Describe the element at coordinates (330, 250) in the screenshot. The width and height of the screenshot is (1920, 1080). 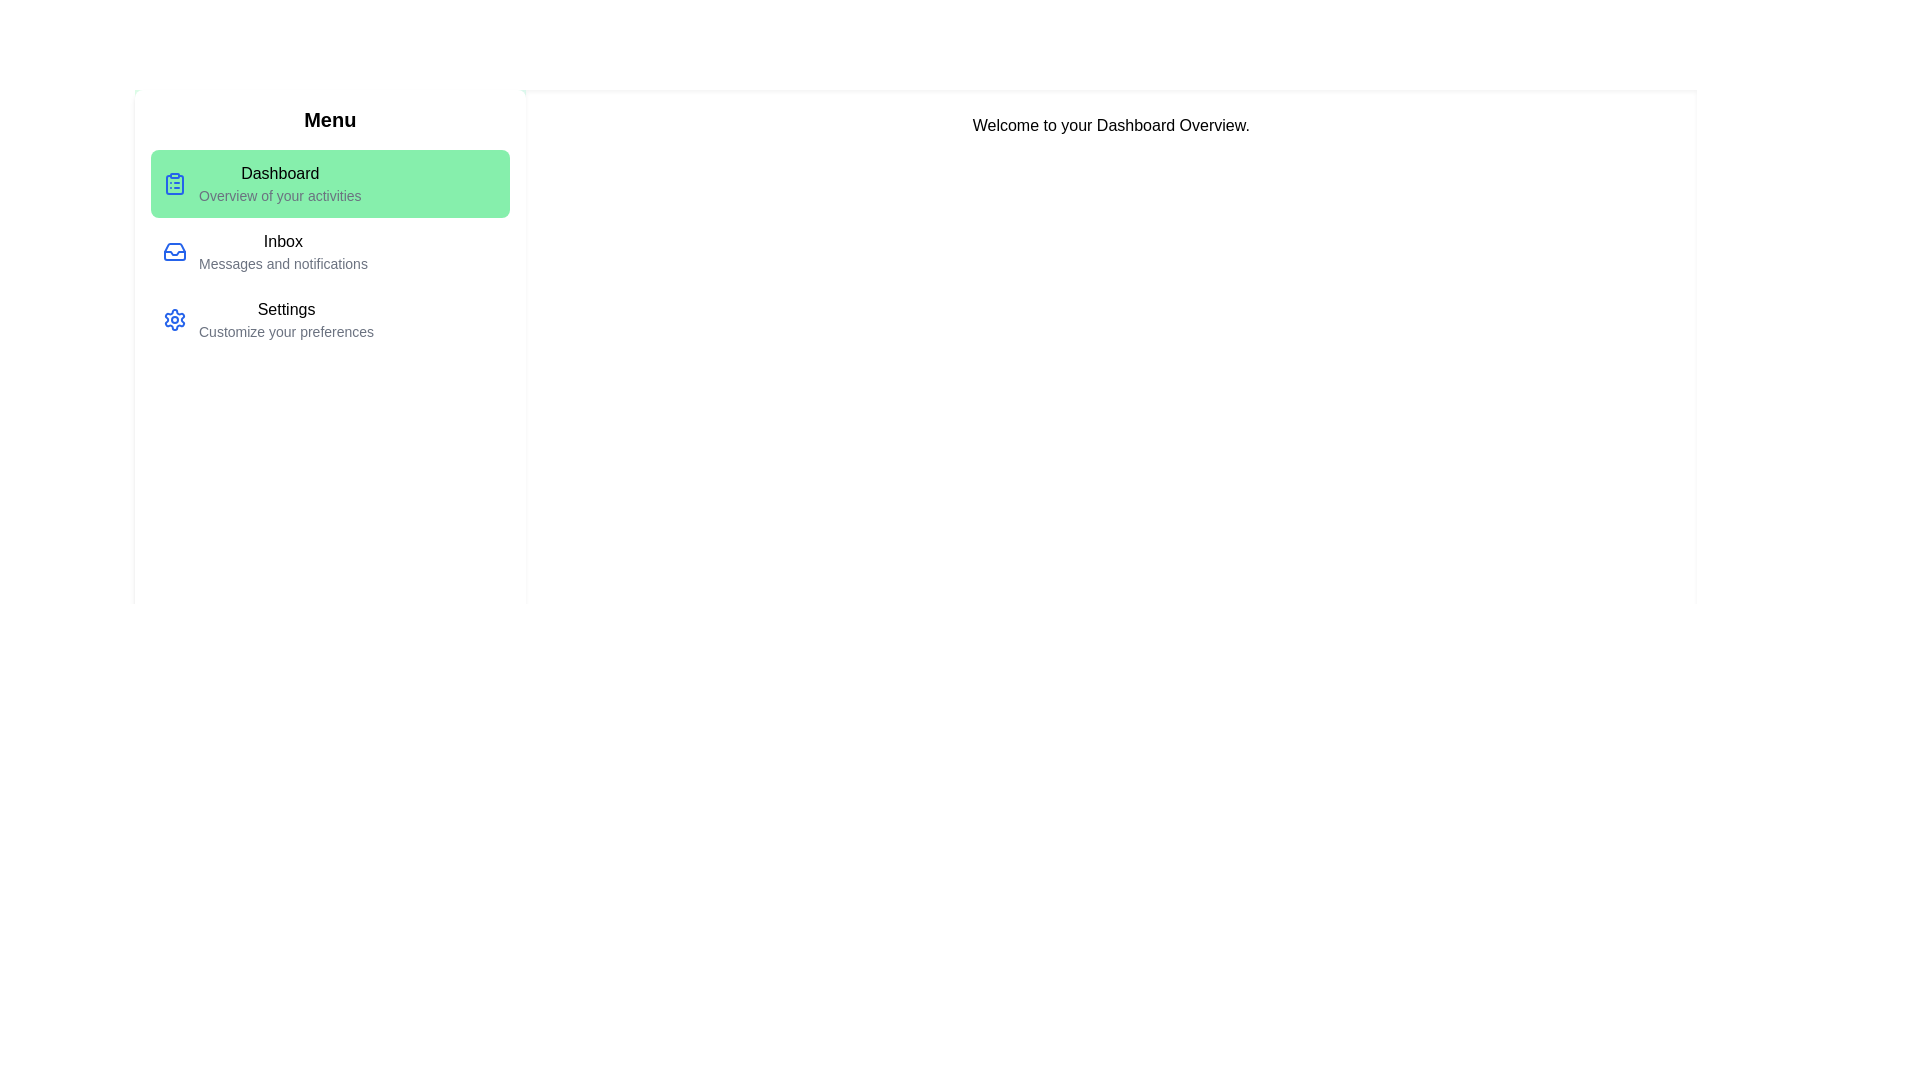
I see `the menu item corresponding to Inbox` at that location.